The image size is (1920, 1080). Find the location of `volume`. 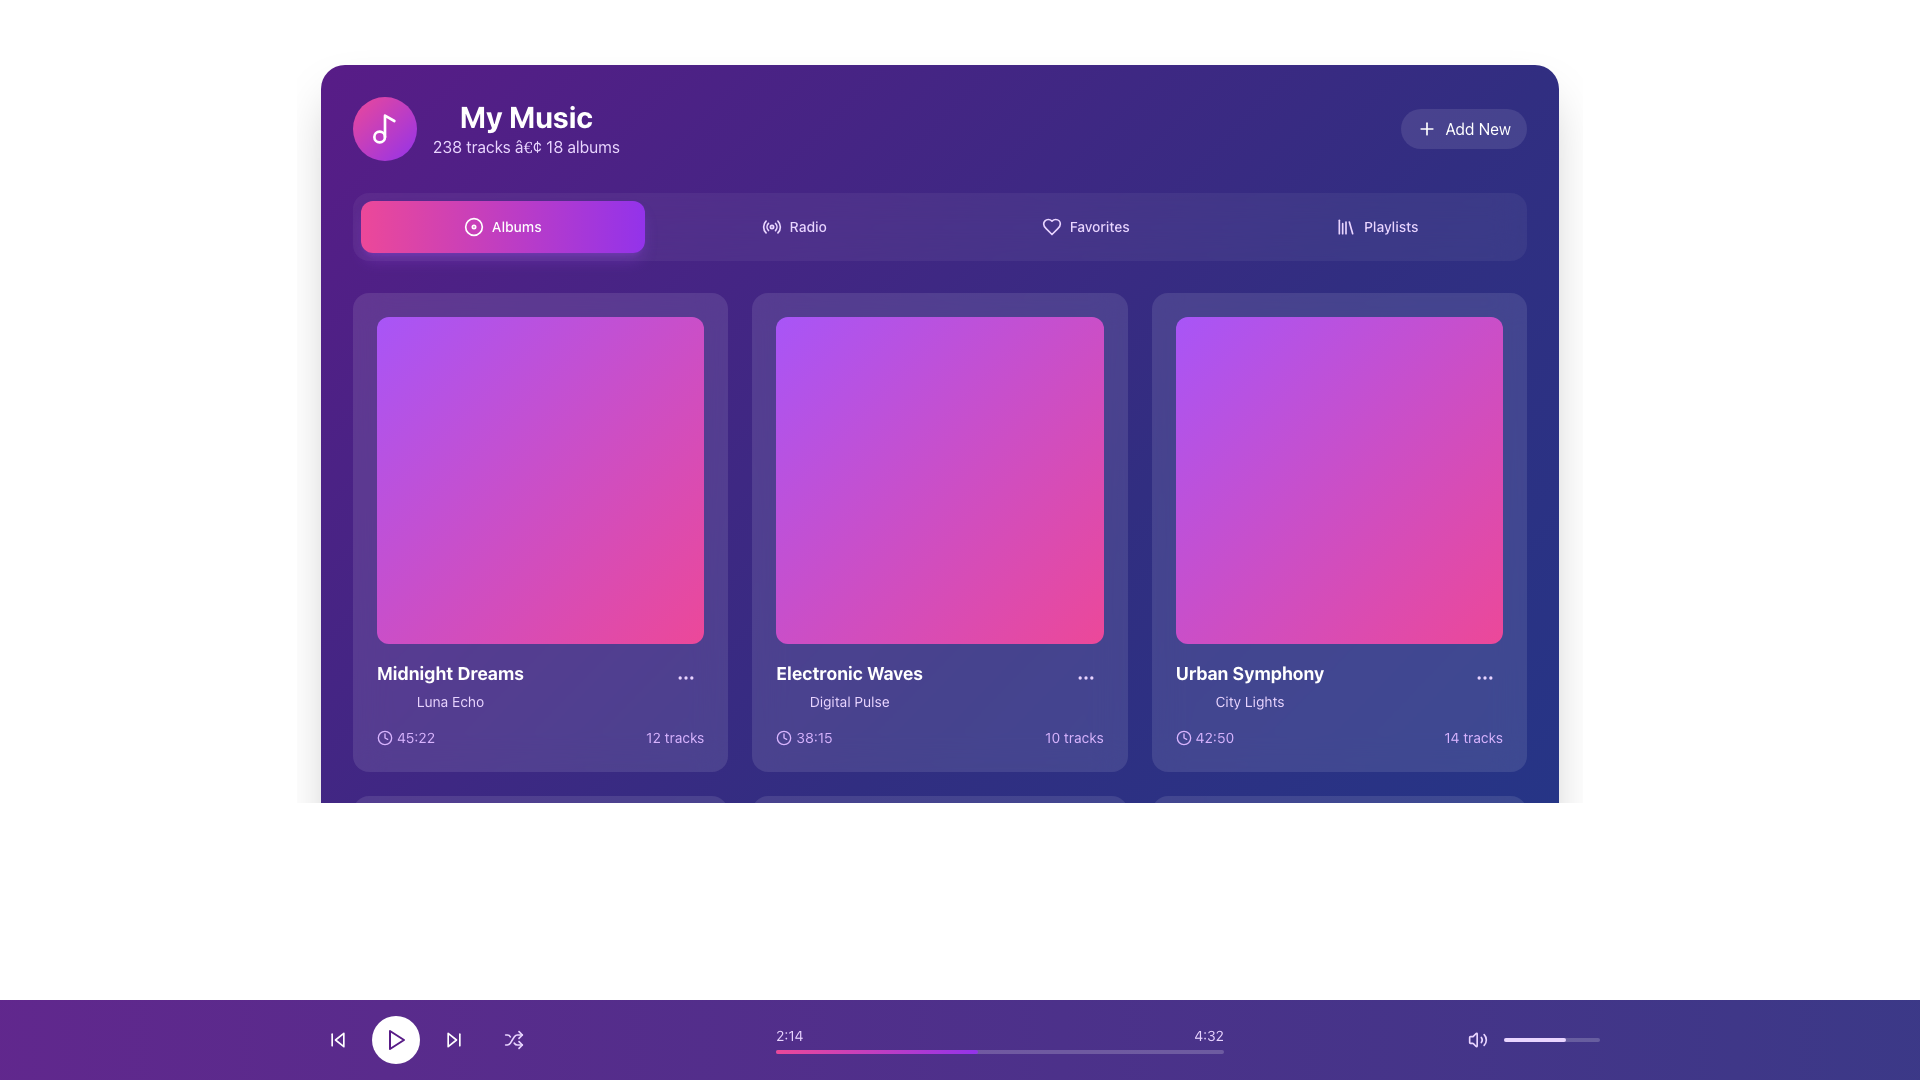

volume is located at coordinates (1526, 1039).